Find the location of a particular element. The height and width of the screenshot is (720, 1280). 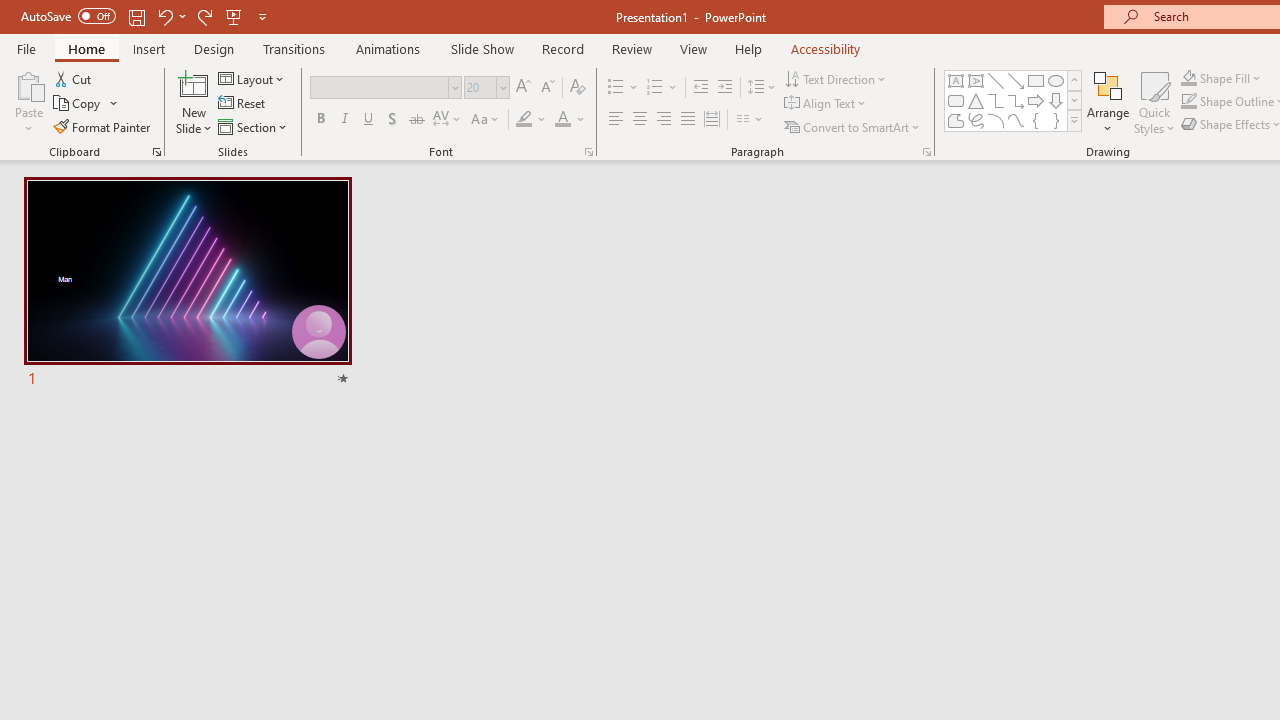

'Align Text' is located at coordinates (826, 103).